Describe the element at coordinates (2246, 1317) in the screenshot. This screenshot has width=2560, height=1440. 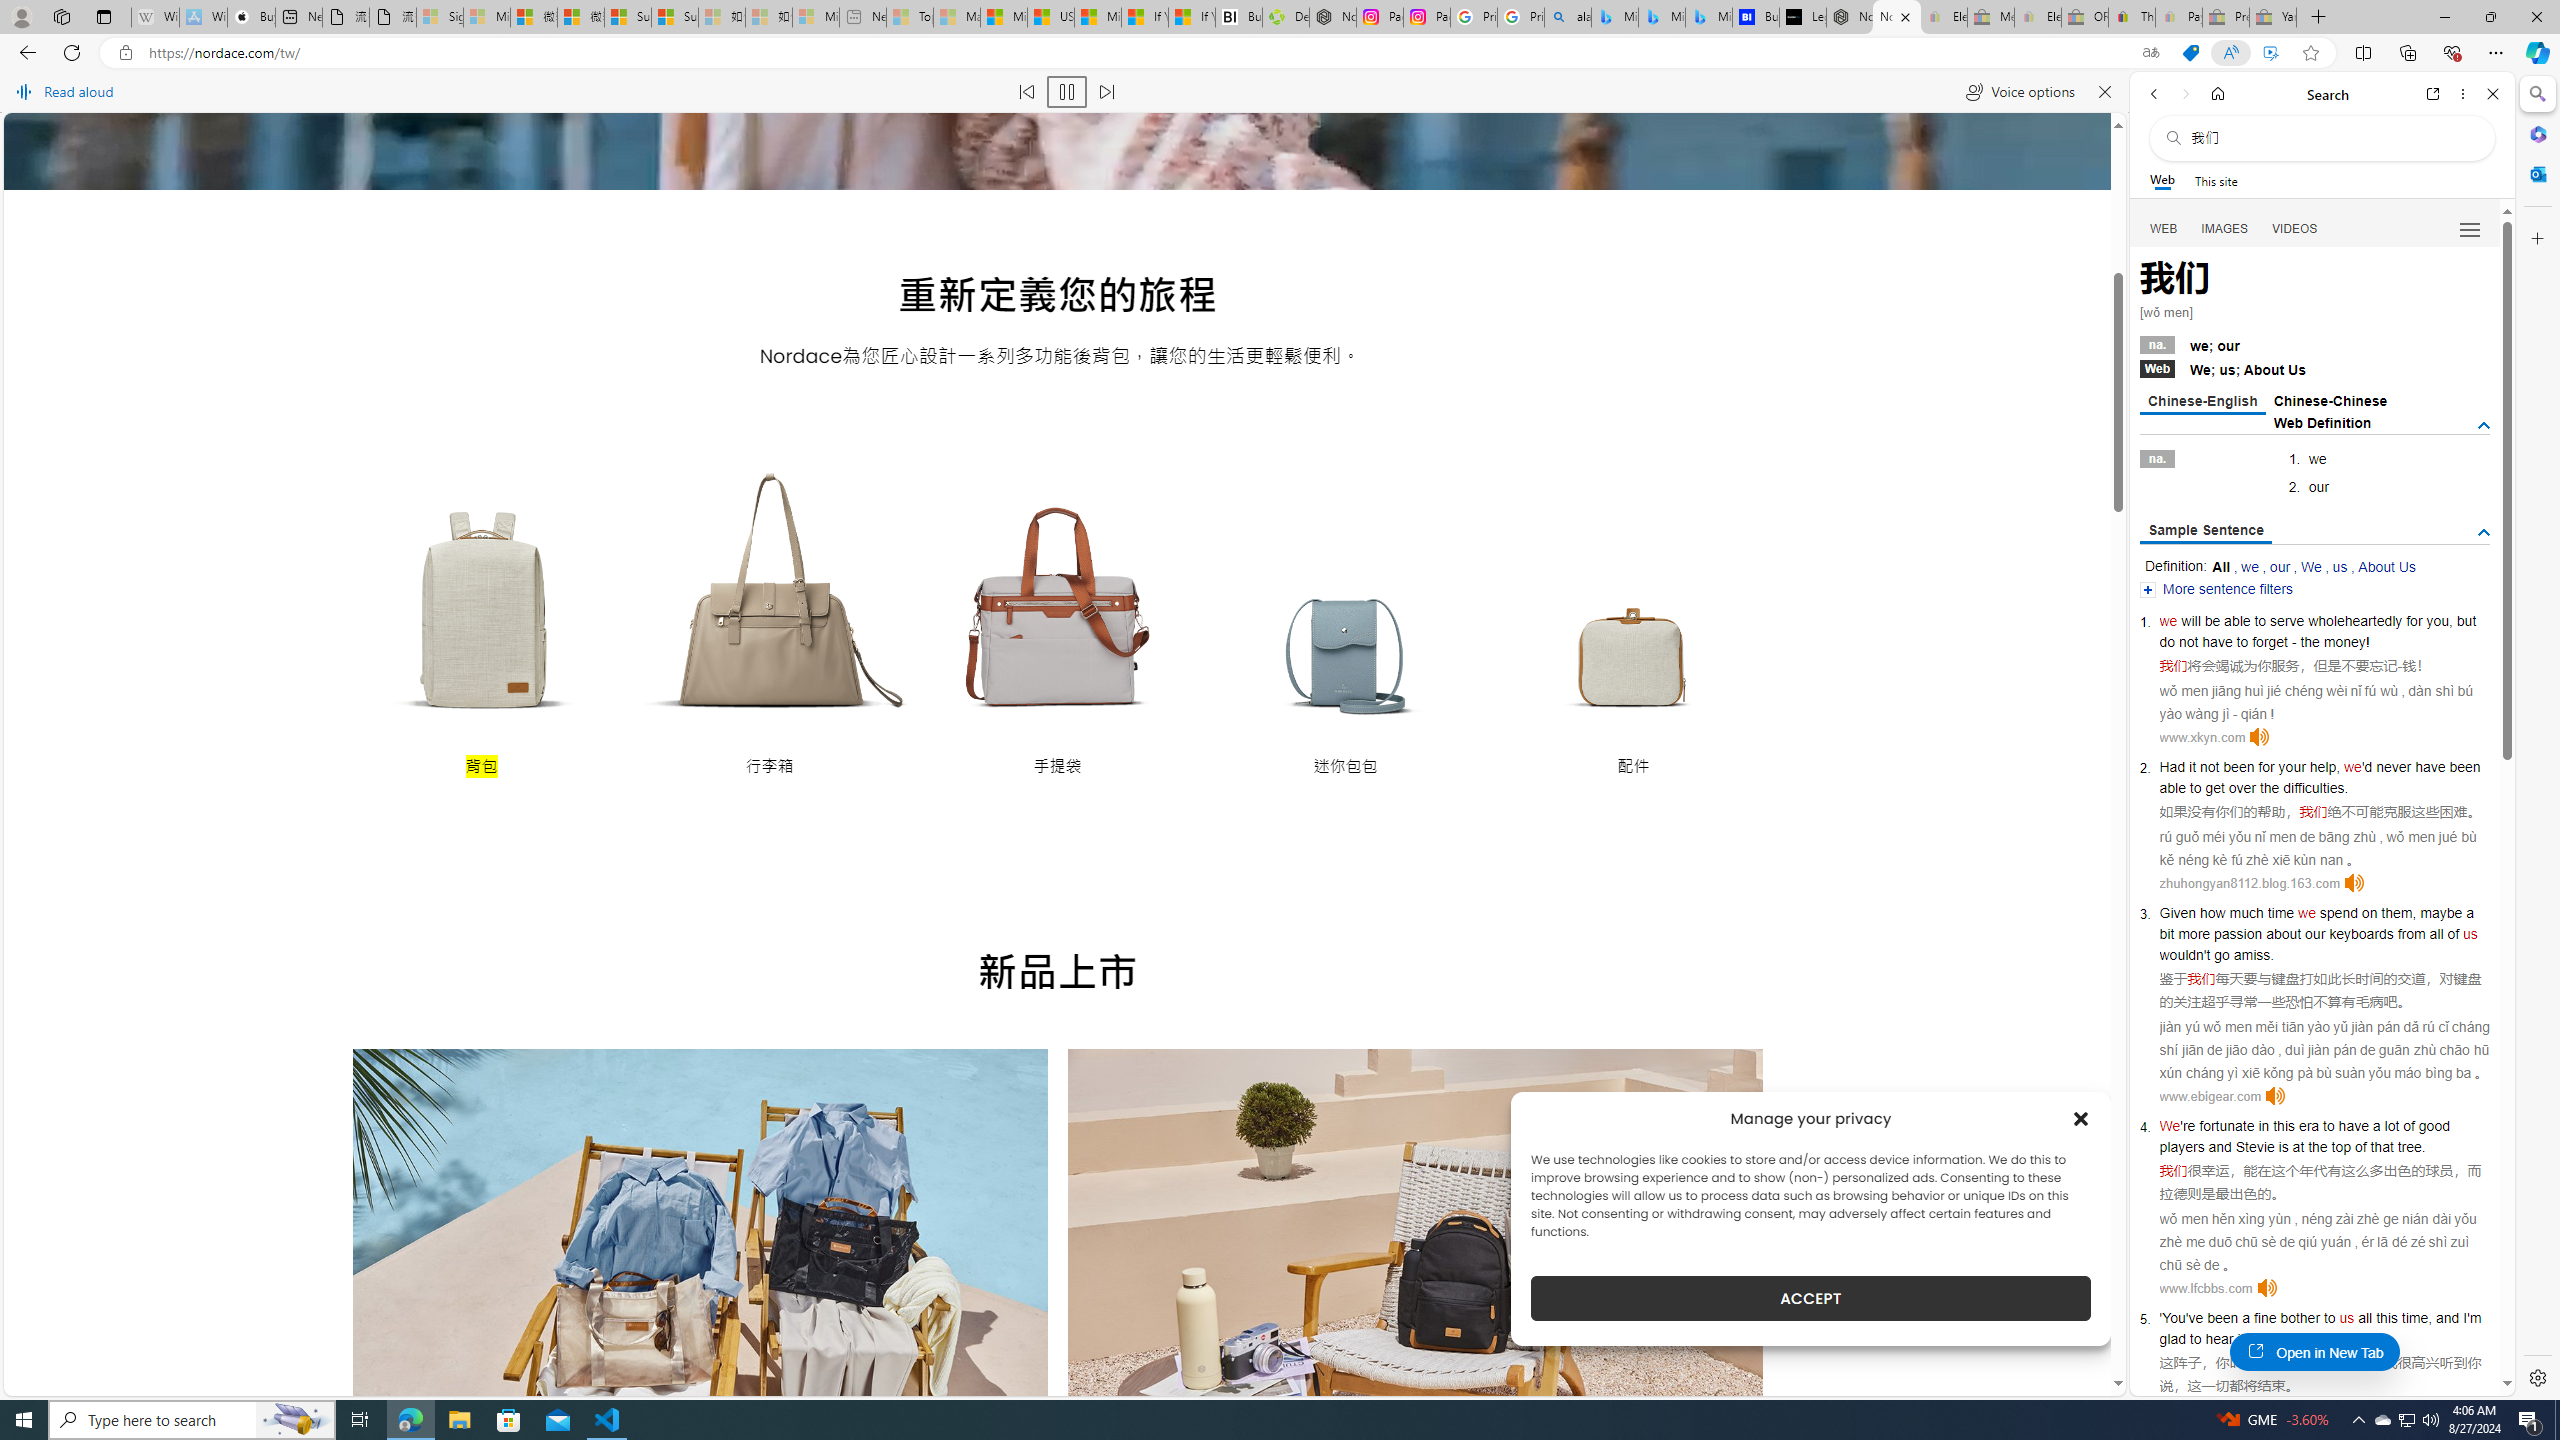
I see `'a'` at that location.